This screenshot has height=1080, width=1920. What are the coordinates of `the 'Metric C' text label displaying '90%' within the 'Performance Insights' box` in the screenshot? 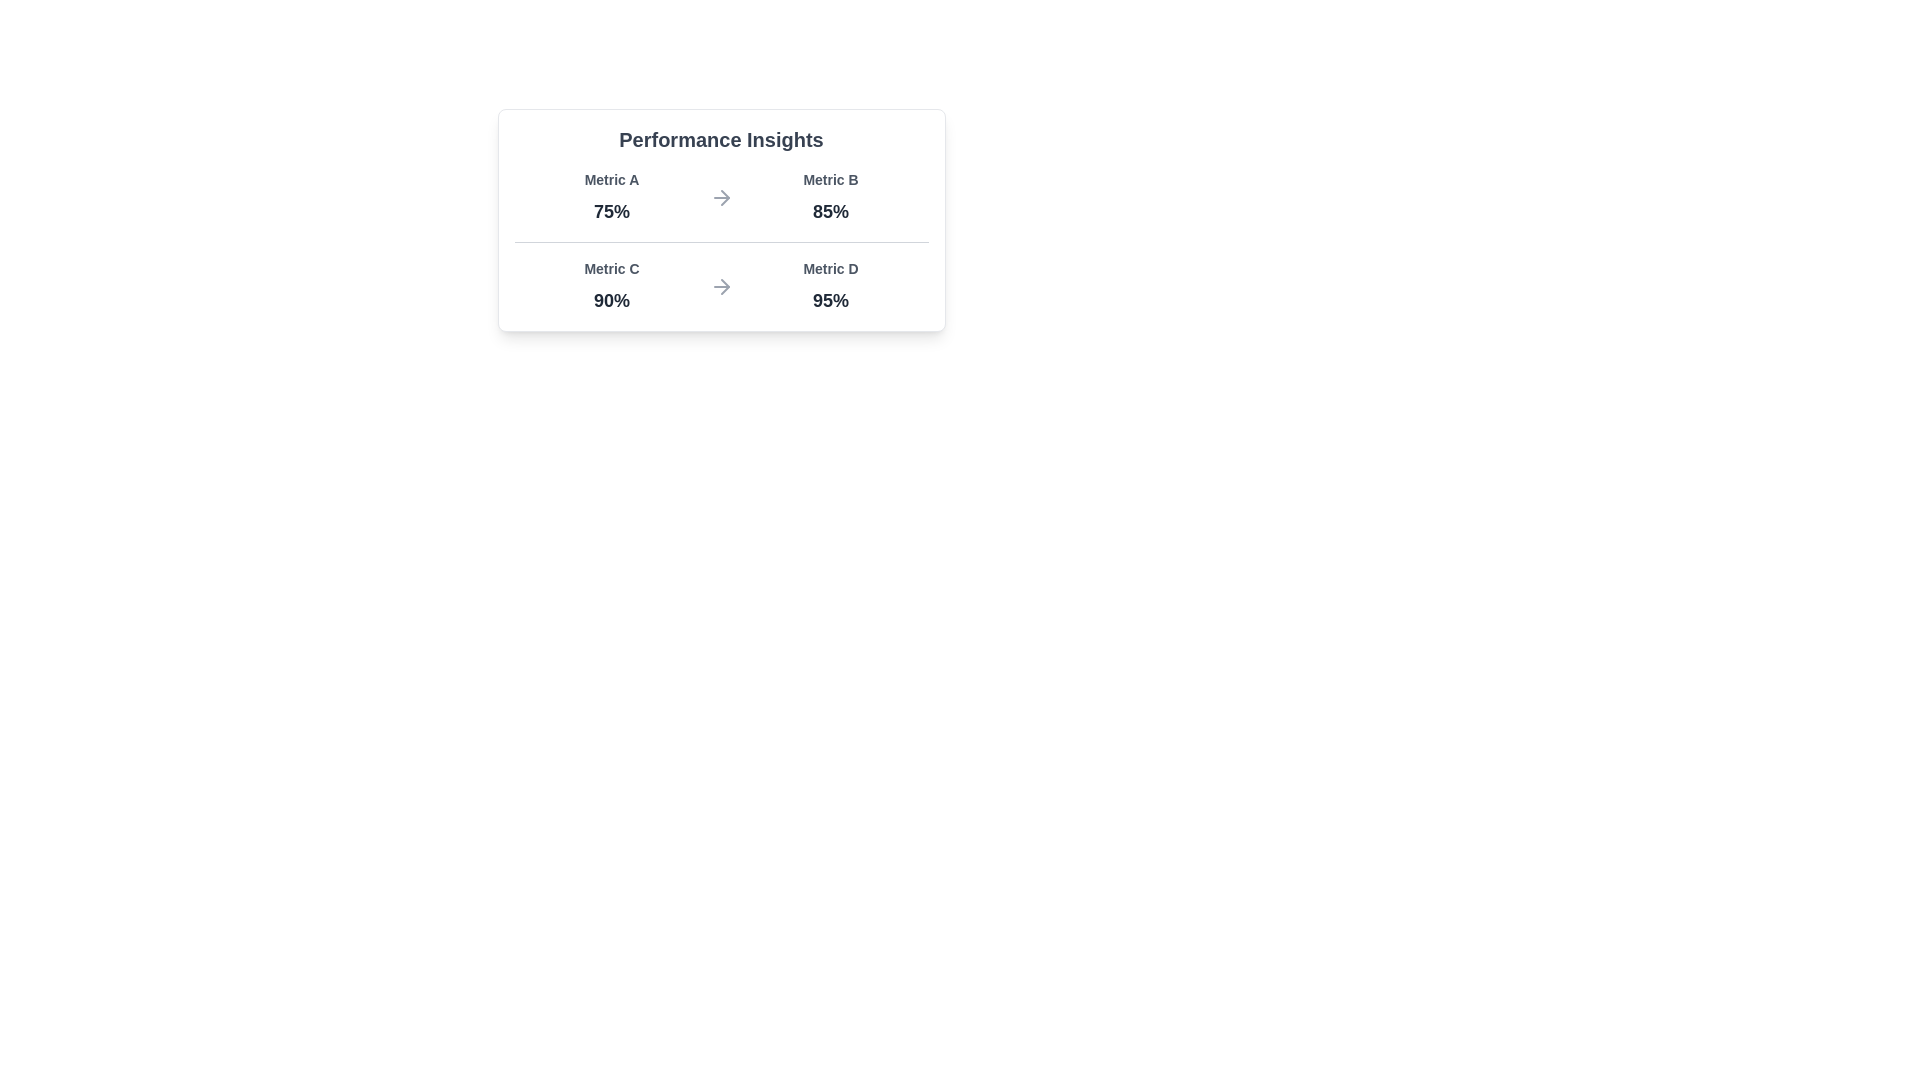 It's located at (610, 300).